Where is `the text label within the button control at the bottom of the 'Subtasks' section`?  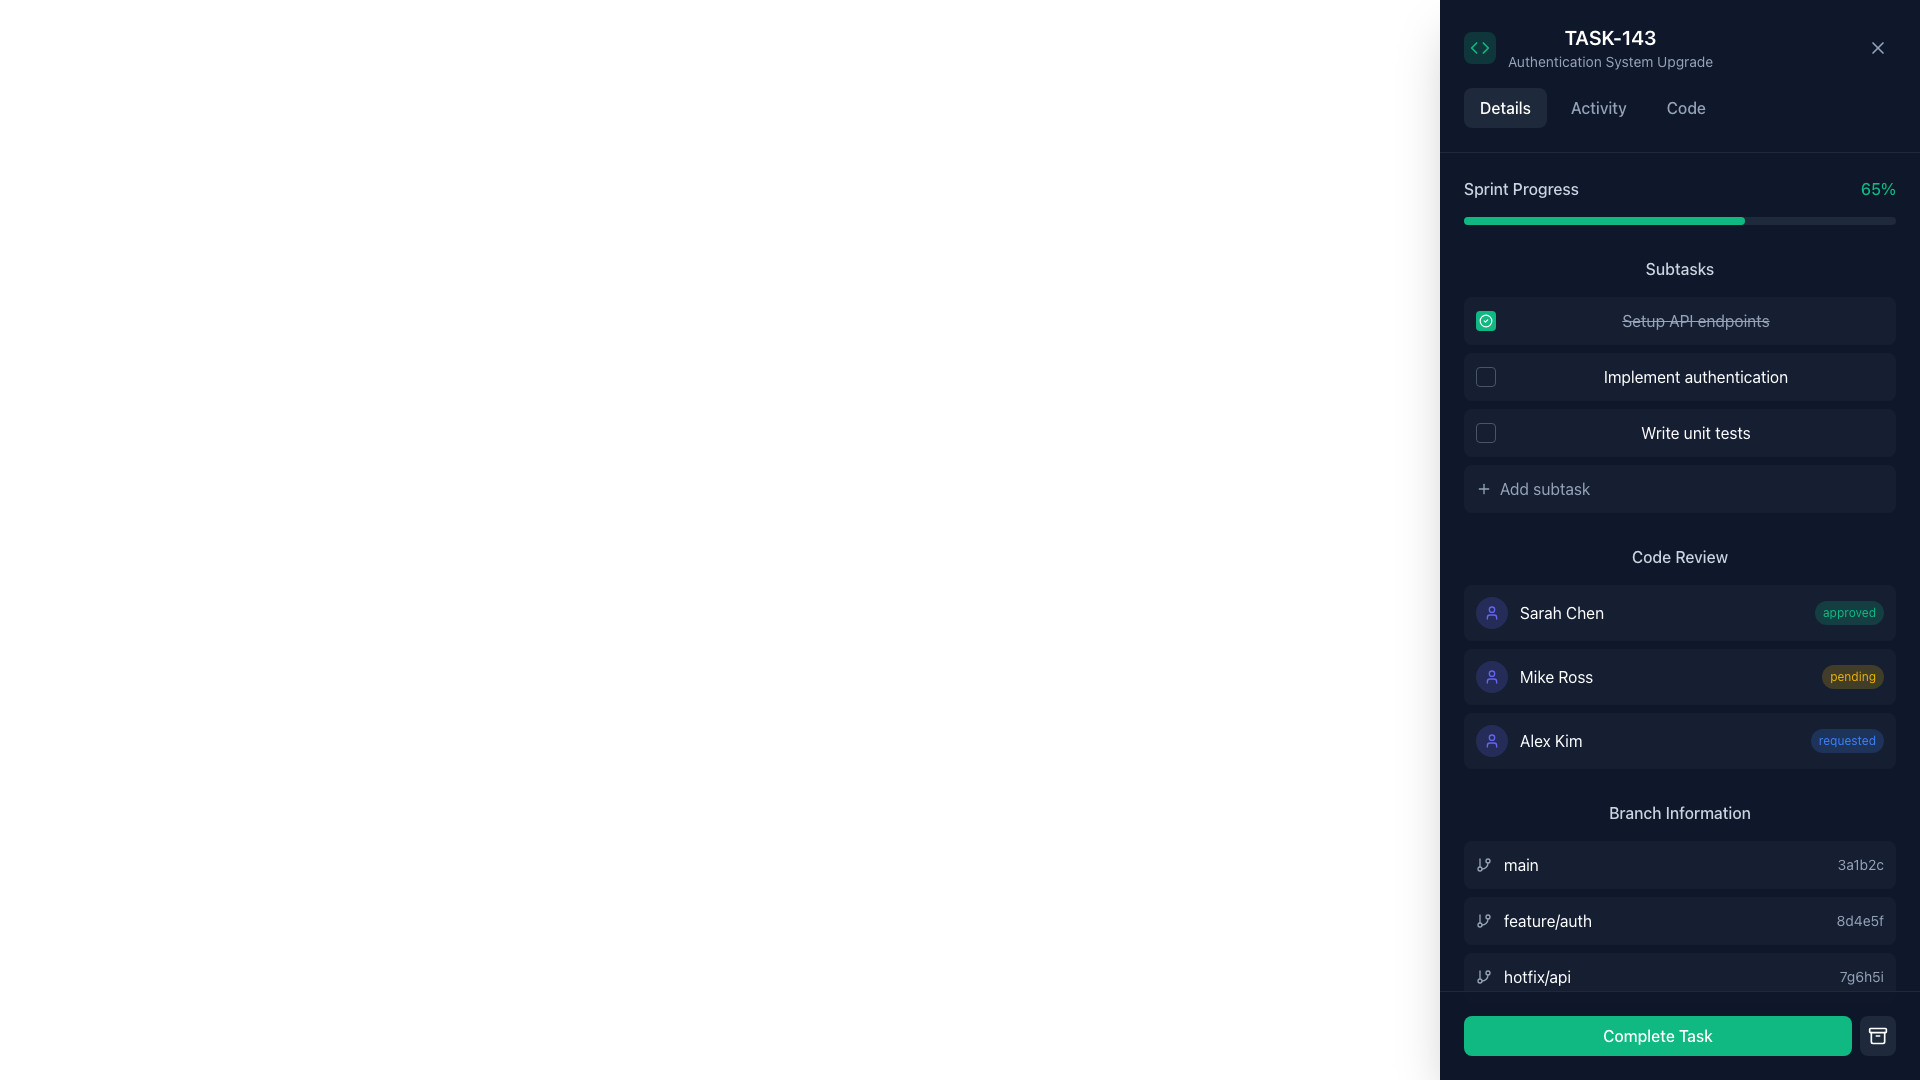 the text label within the button control at the bottom of the 'Subtasks' section is located at coordinates (1544, 489).